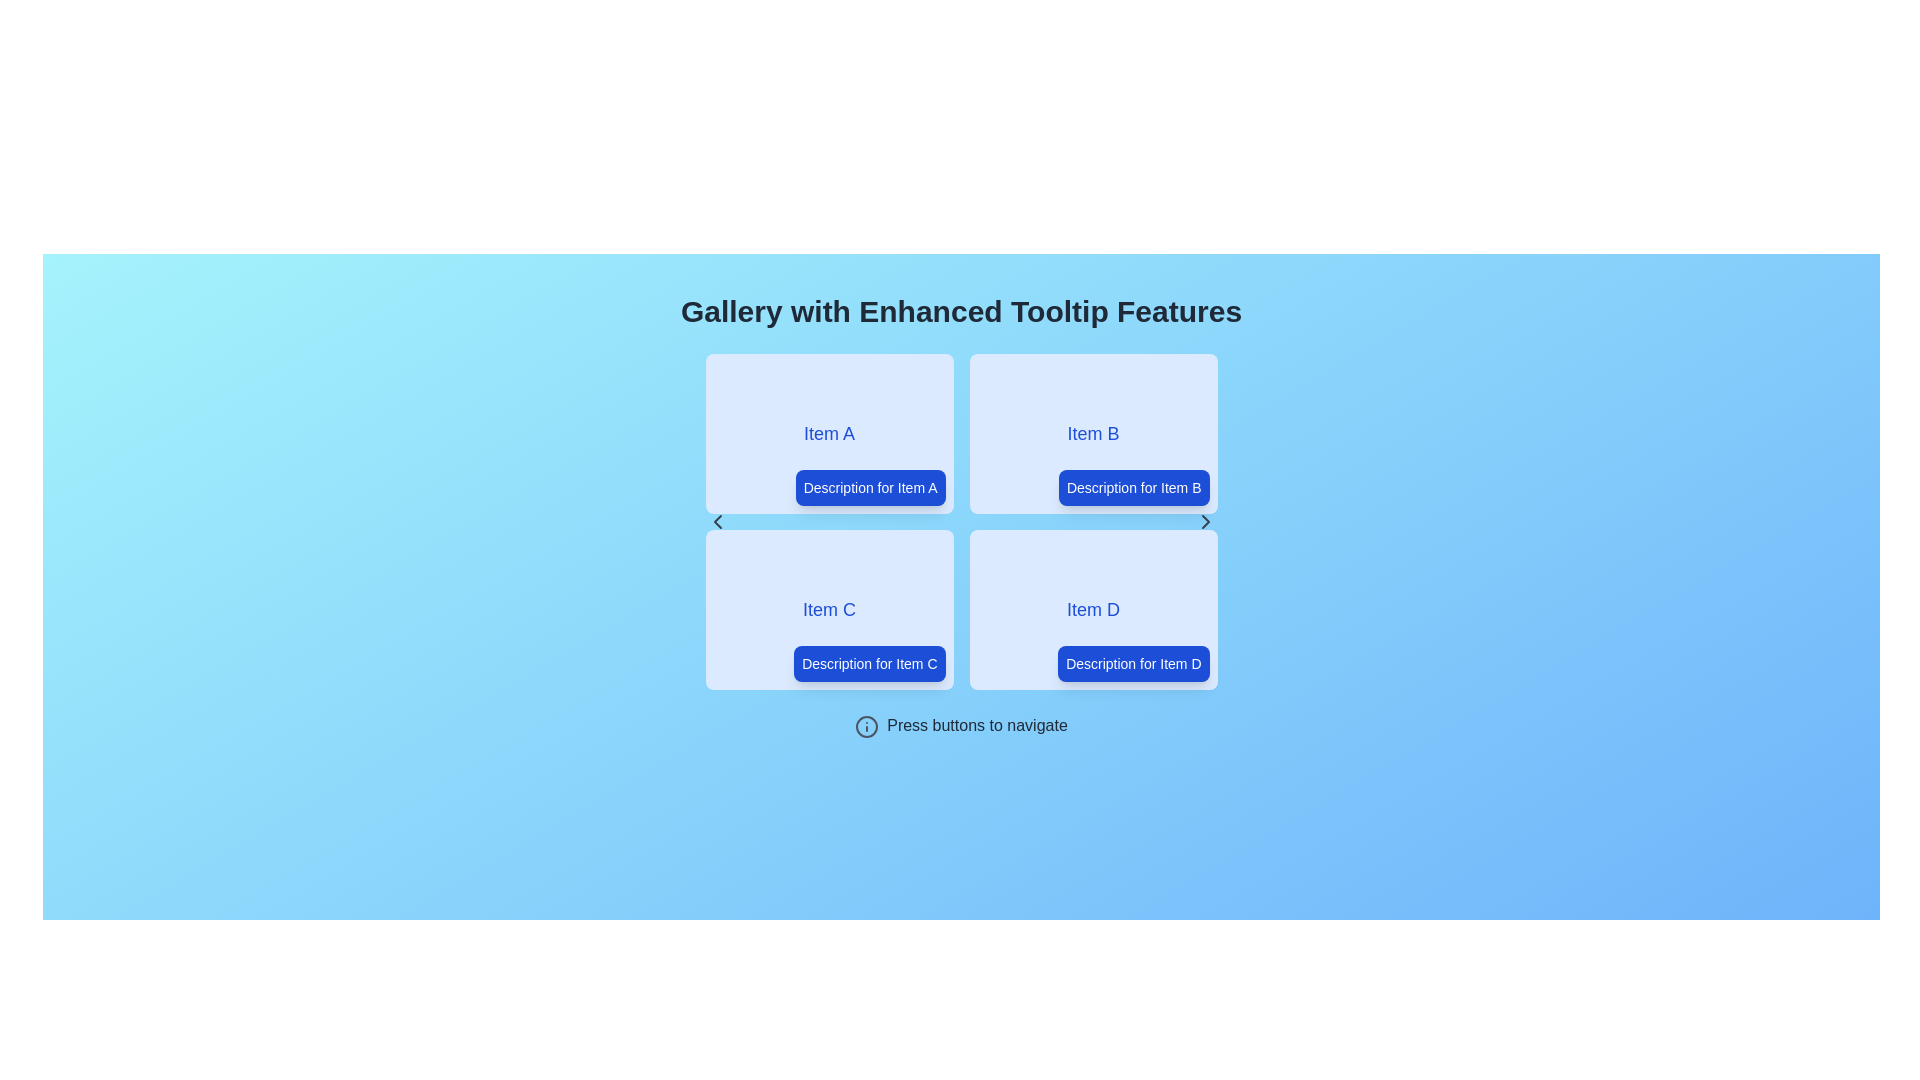 This screenshot has height=1080, width=1920. What do you see at coordinates (1092, 608) in the screenshot?
I see `the informational card displaying 'Item D' located at the bottom right of the grid to focus or select it` at bounding box center [1092, 608].